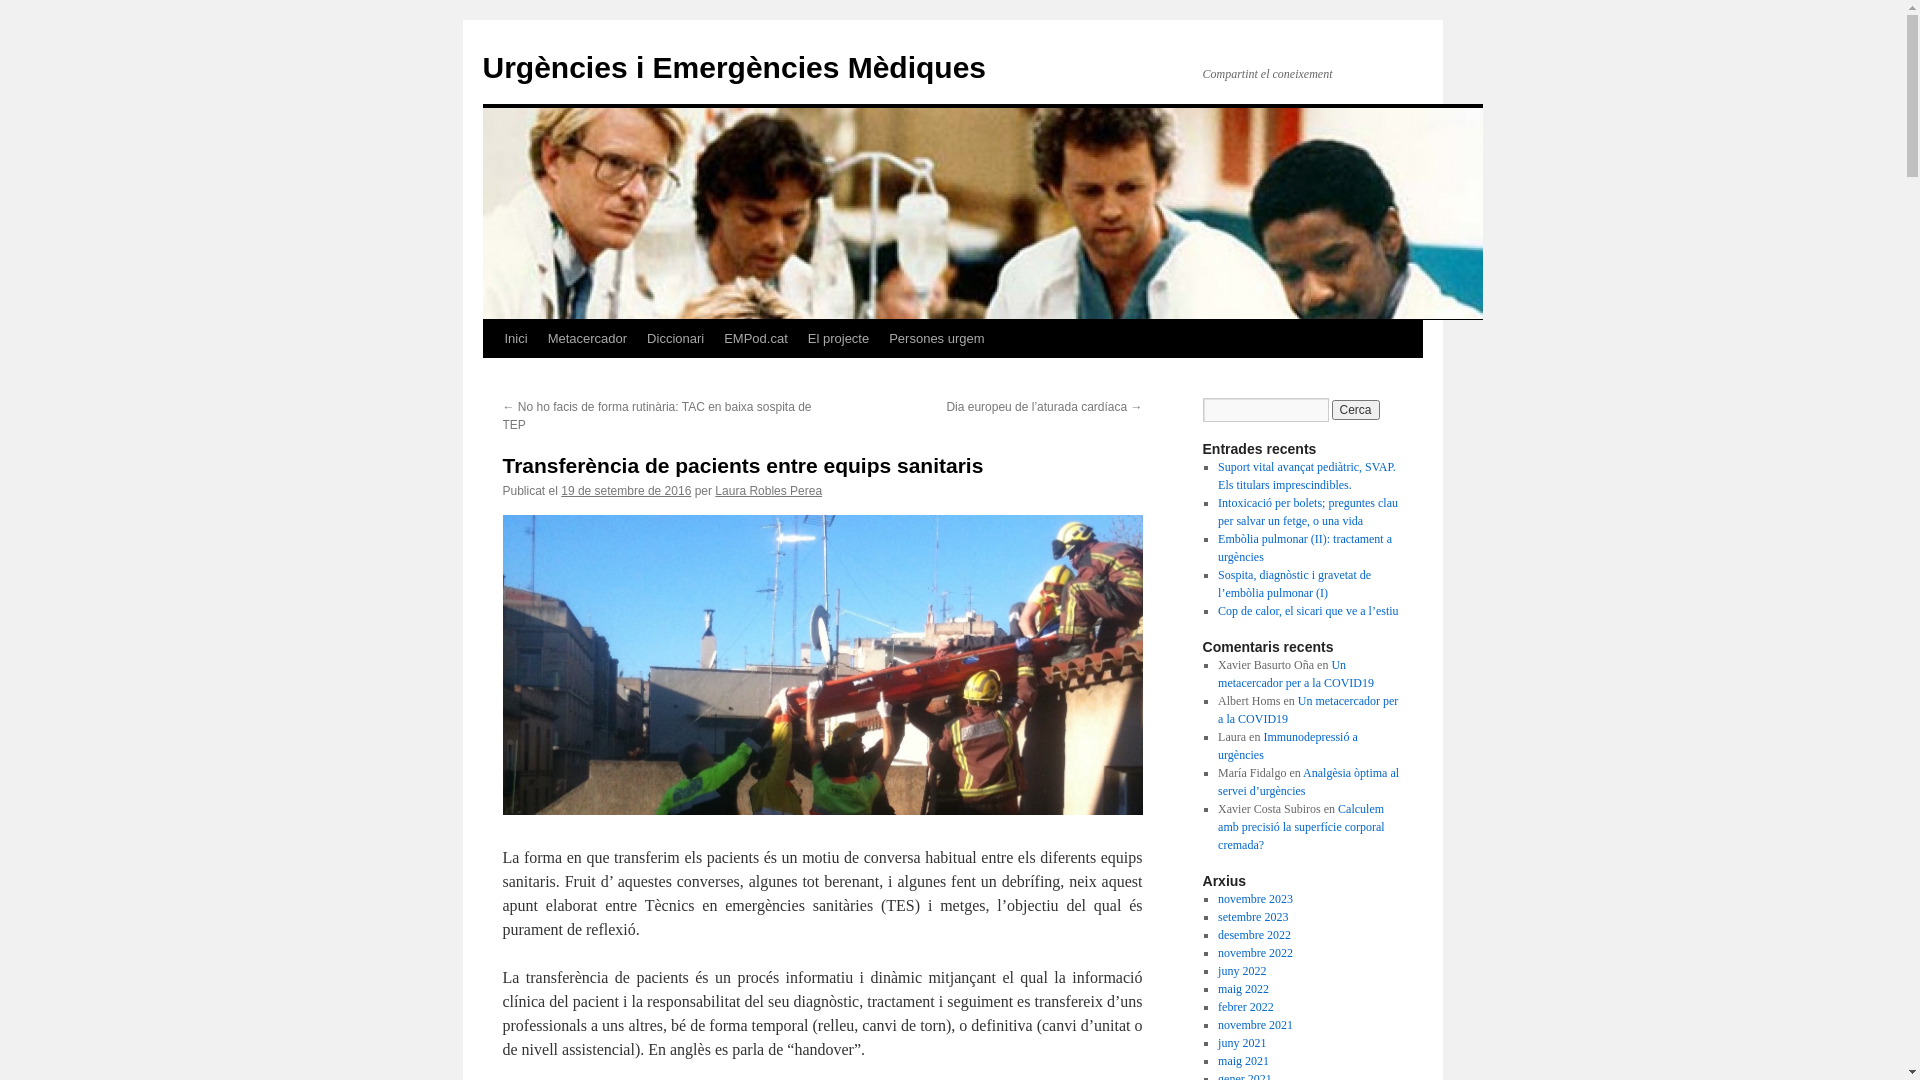 The height and width of the screenshot is (1080, 1920). Describe the element at coordinates (767, 490) in the screenshot. I see `'Laura Robles Perea'` at that location.